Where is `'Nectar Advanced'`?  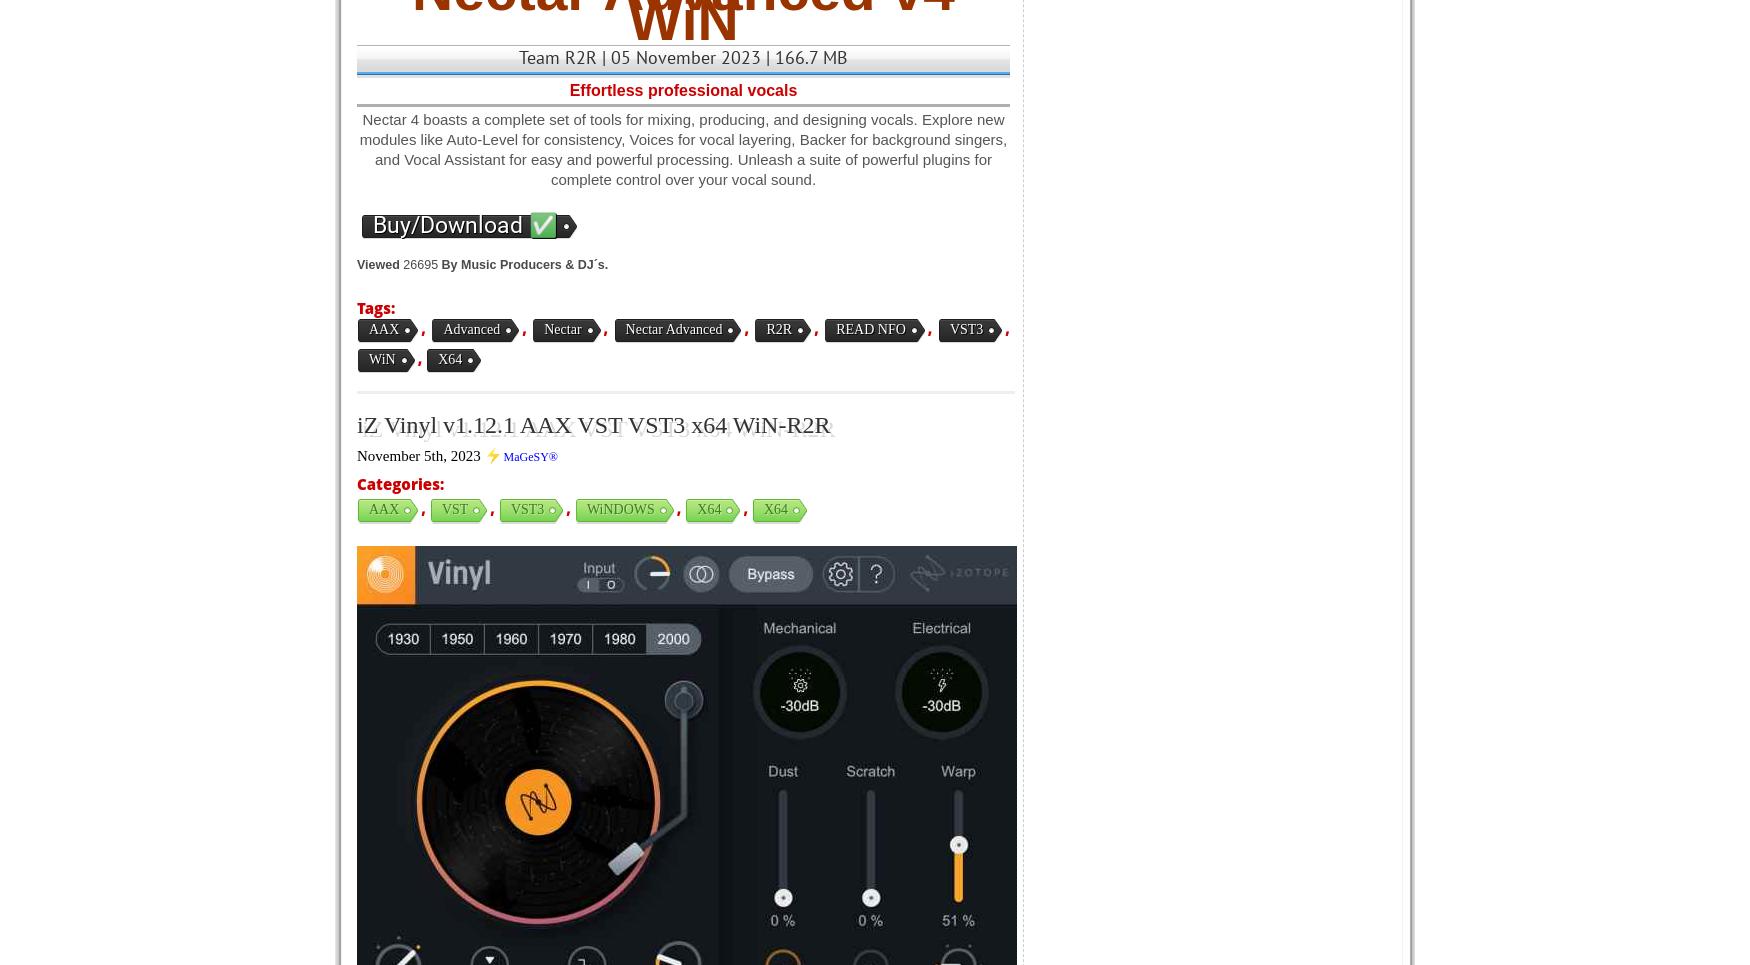 'Nectar Advanced' is located at coordinates (672, 328).